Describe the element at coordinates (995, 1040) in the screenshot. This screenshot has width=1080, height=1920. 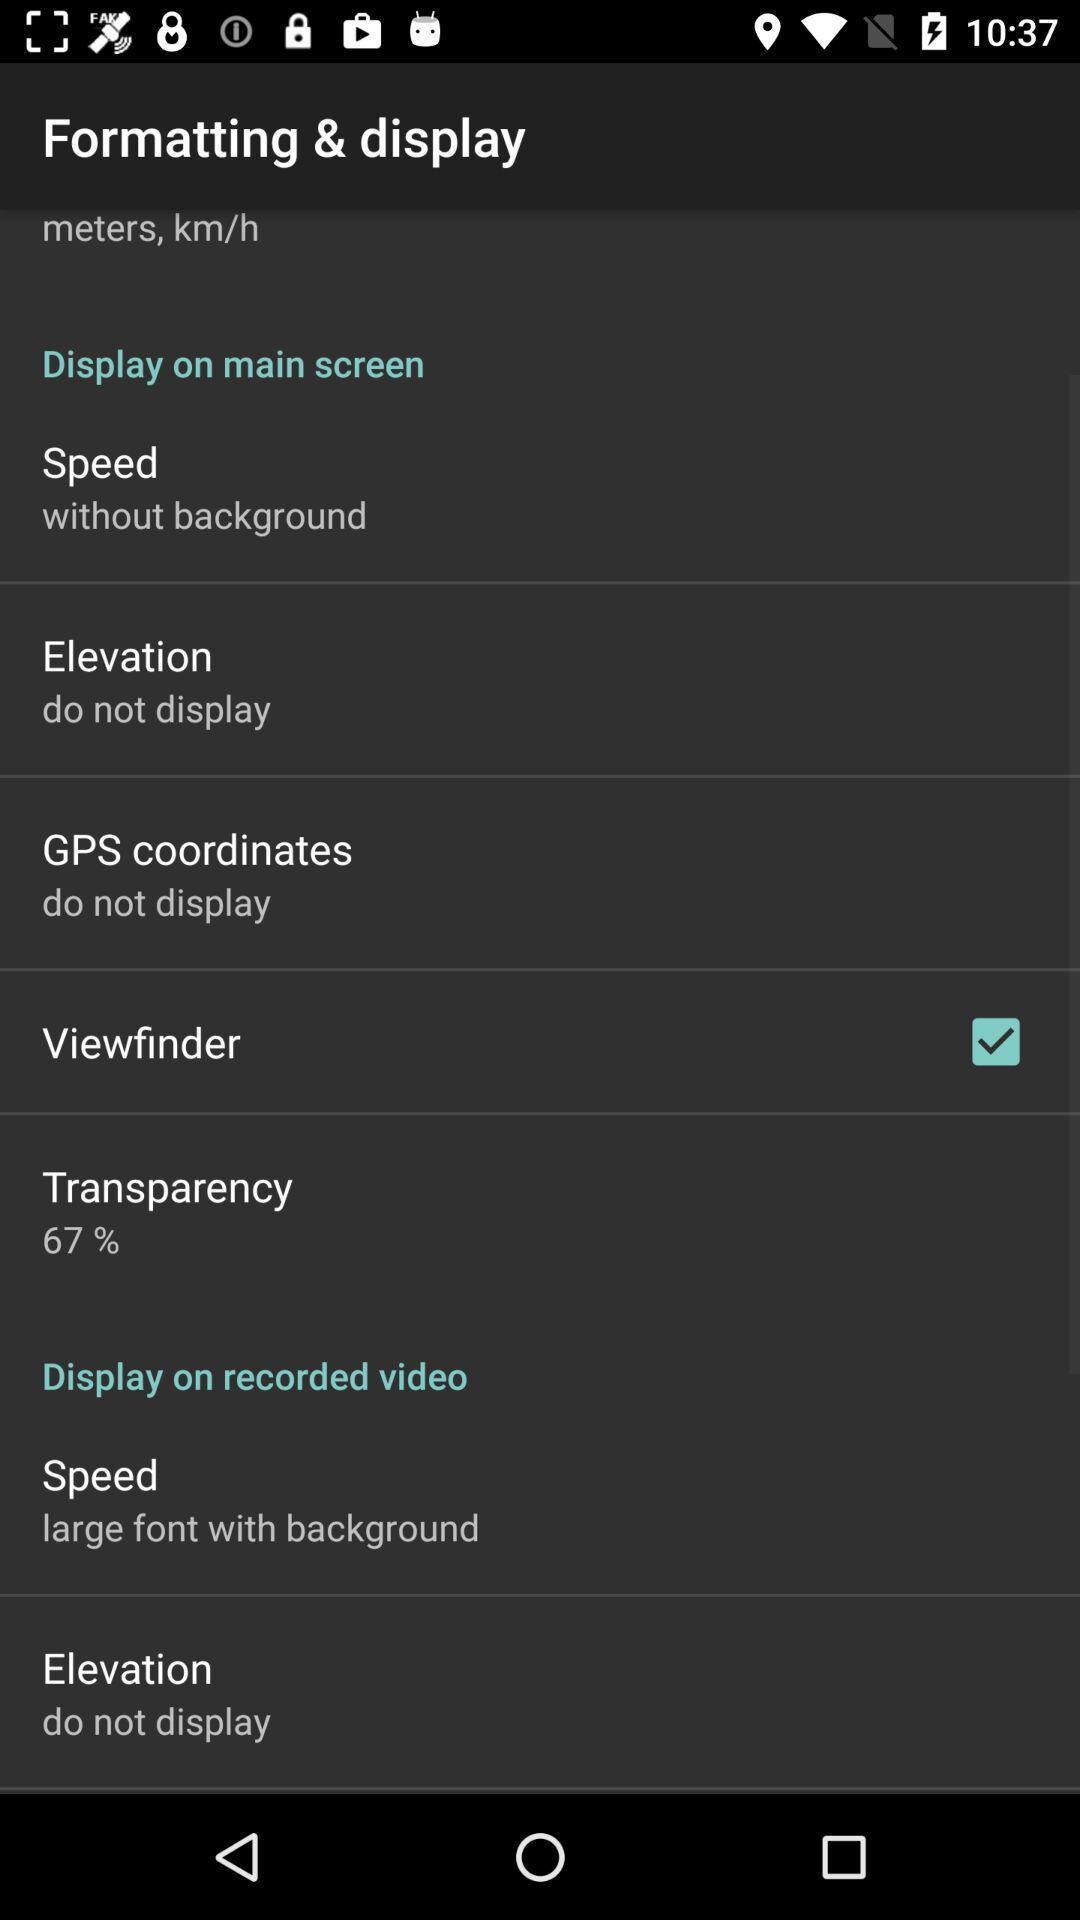
I see `checkbox on the right` at that location.